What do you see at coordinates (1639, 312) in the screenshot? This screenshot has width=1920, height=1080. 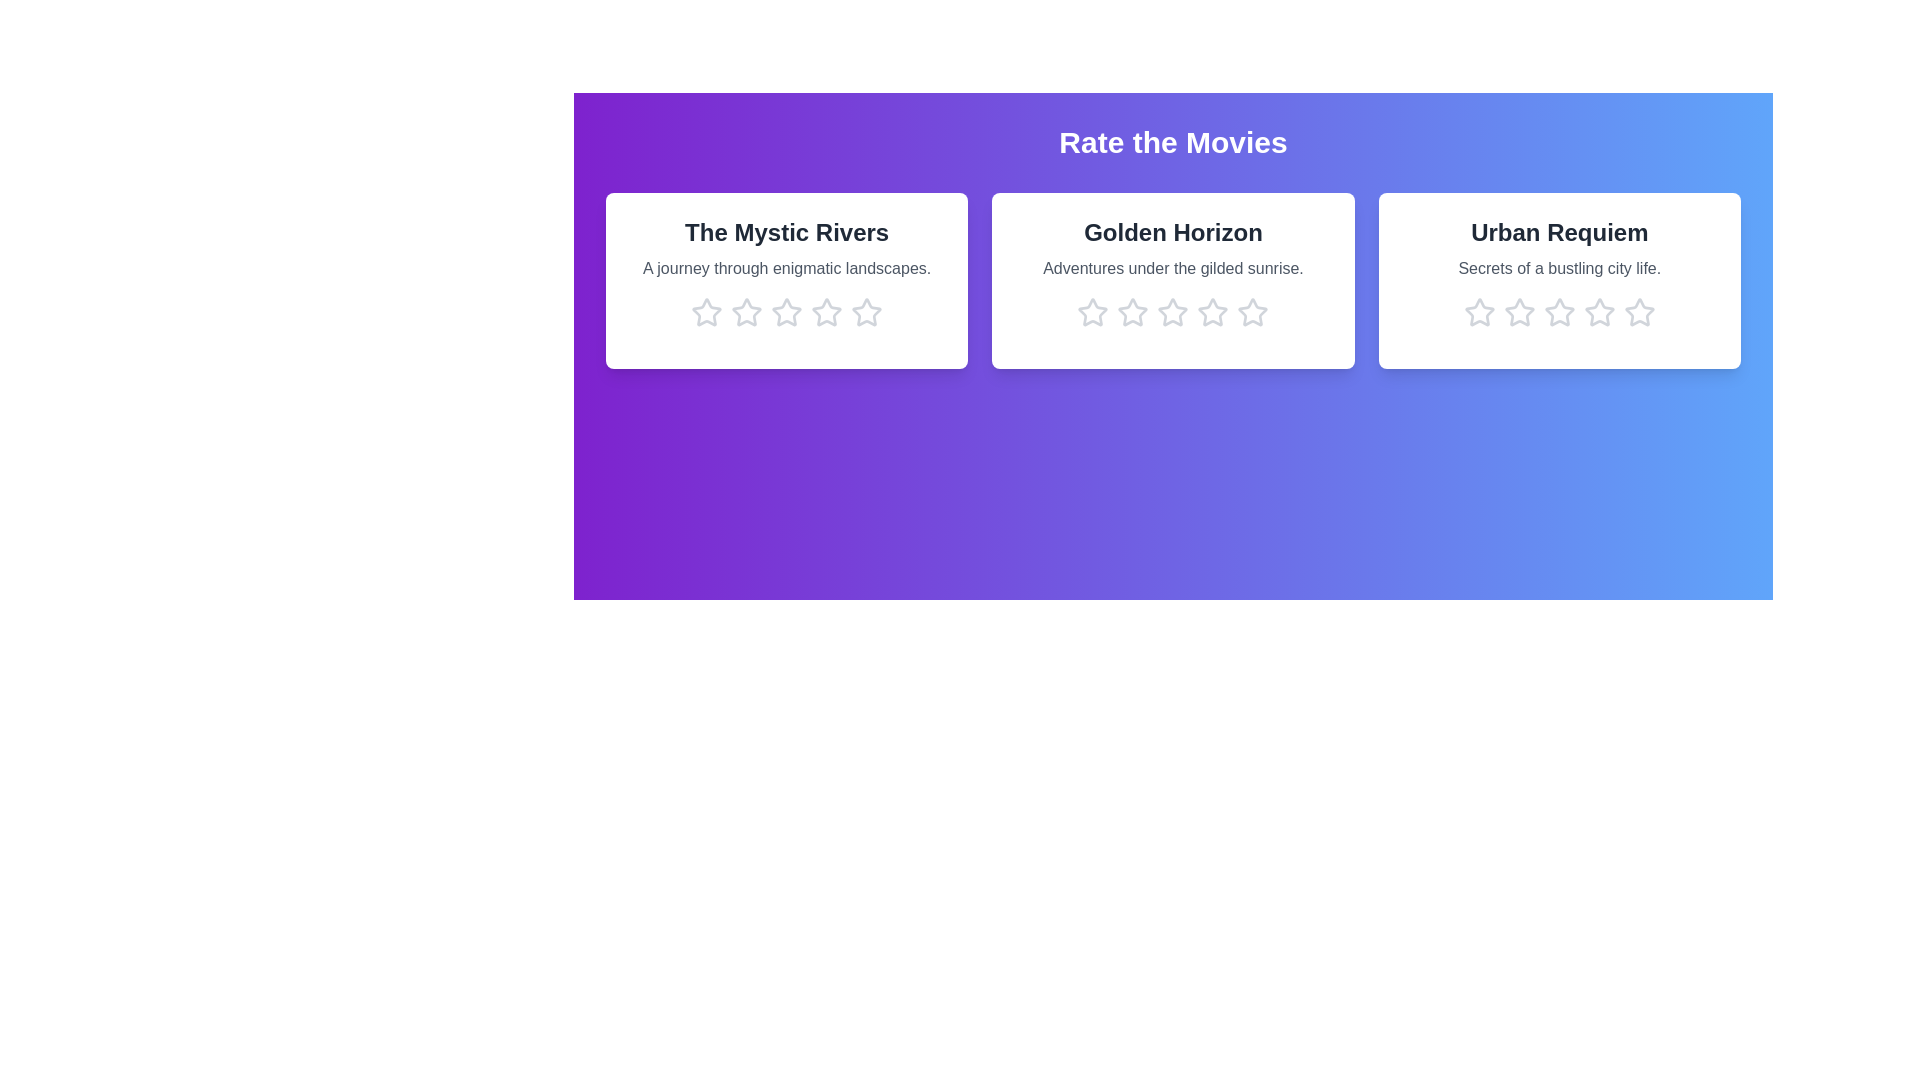 I see `the star corresponding to 5 stars in the movie card titled 'Urban Requiem'` at bounding box center [1639, 312].